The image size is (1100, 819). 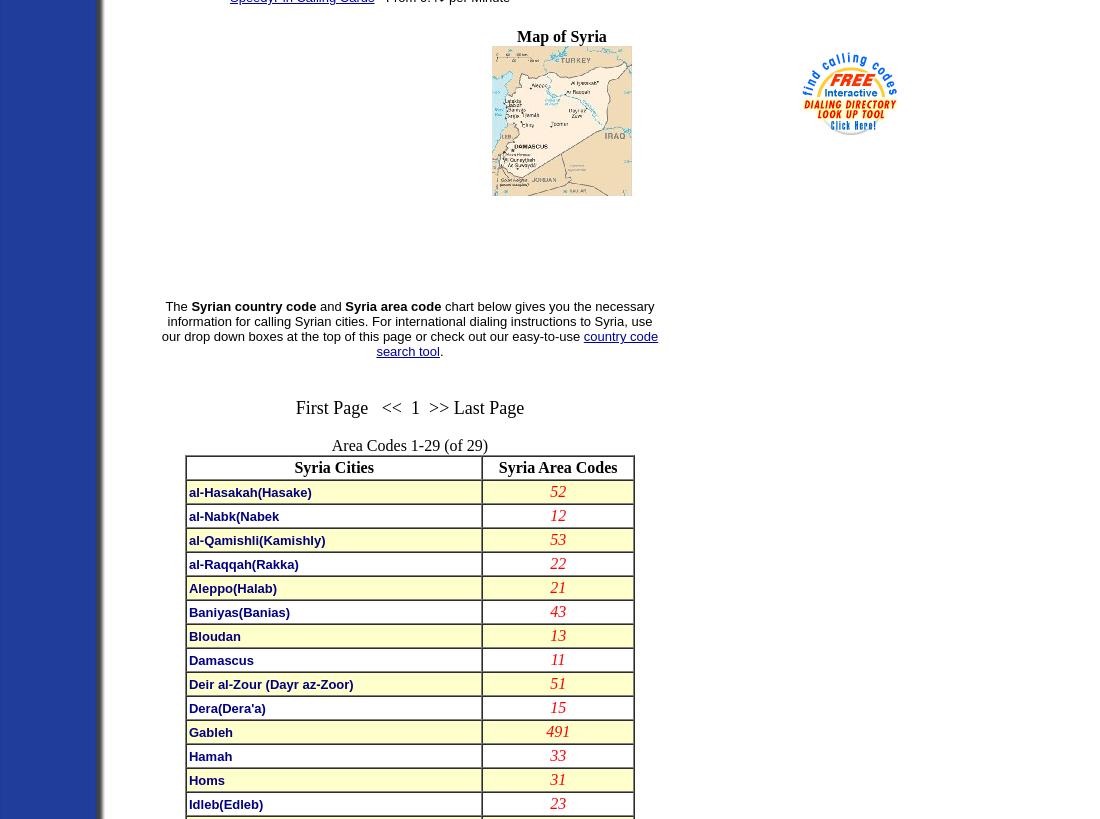 What do you see at coordinates (557, 514) in the screenshot?
I see `'12'` at bounding box center [557, 514].